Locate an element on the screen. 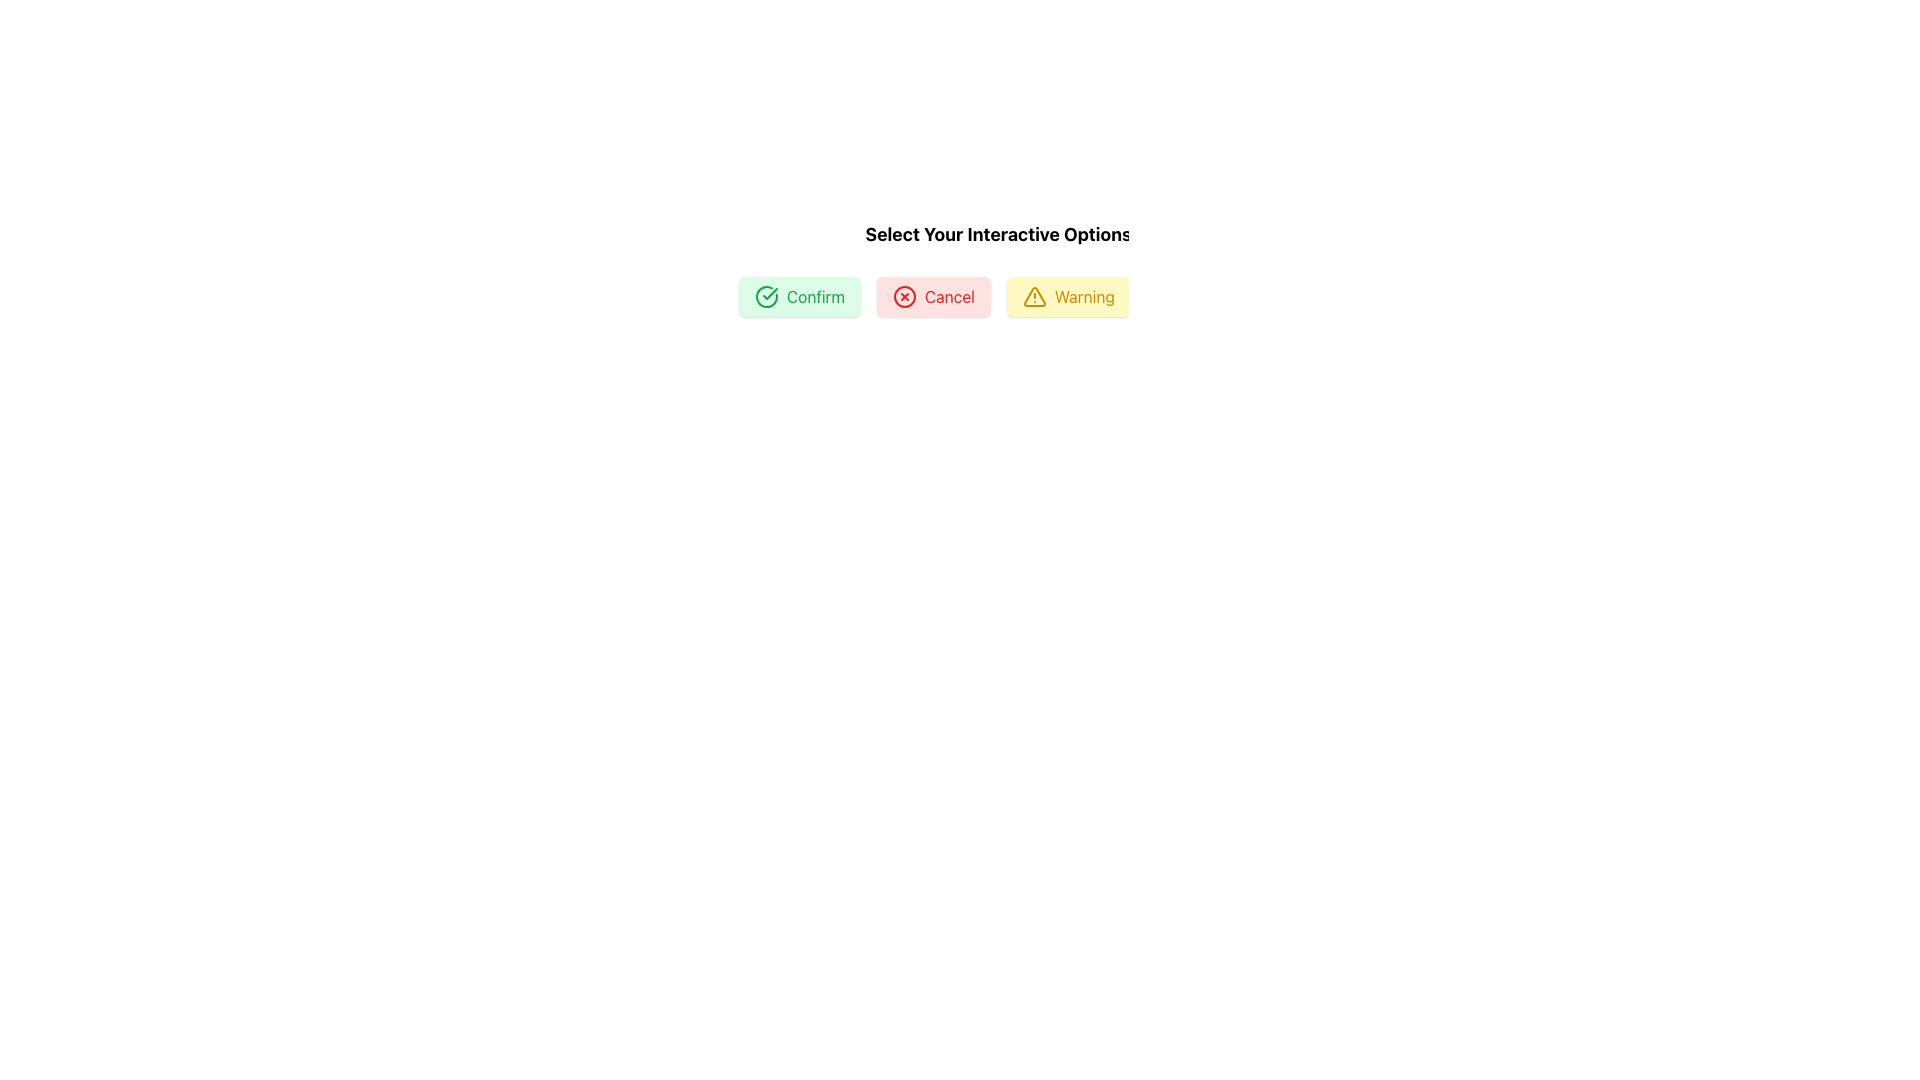  the cancellation icon located to the left of the 'Cancel' label in the cancel button grouping at the center of the interface is located at coordinates (903, 297).